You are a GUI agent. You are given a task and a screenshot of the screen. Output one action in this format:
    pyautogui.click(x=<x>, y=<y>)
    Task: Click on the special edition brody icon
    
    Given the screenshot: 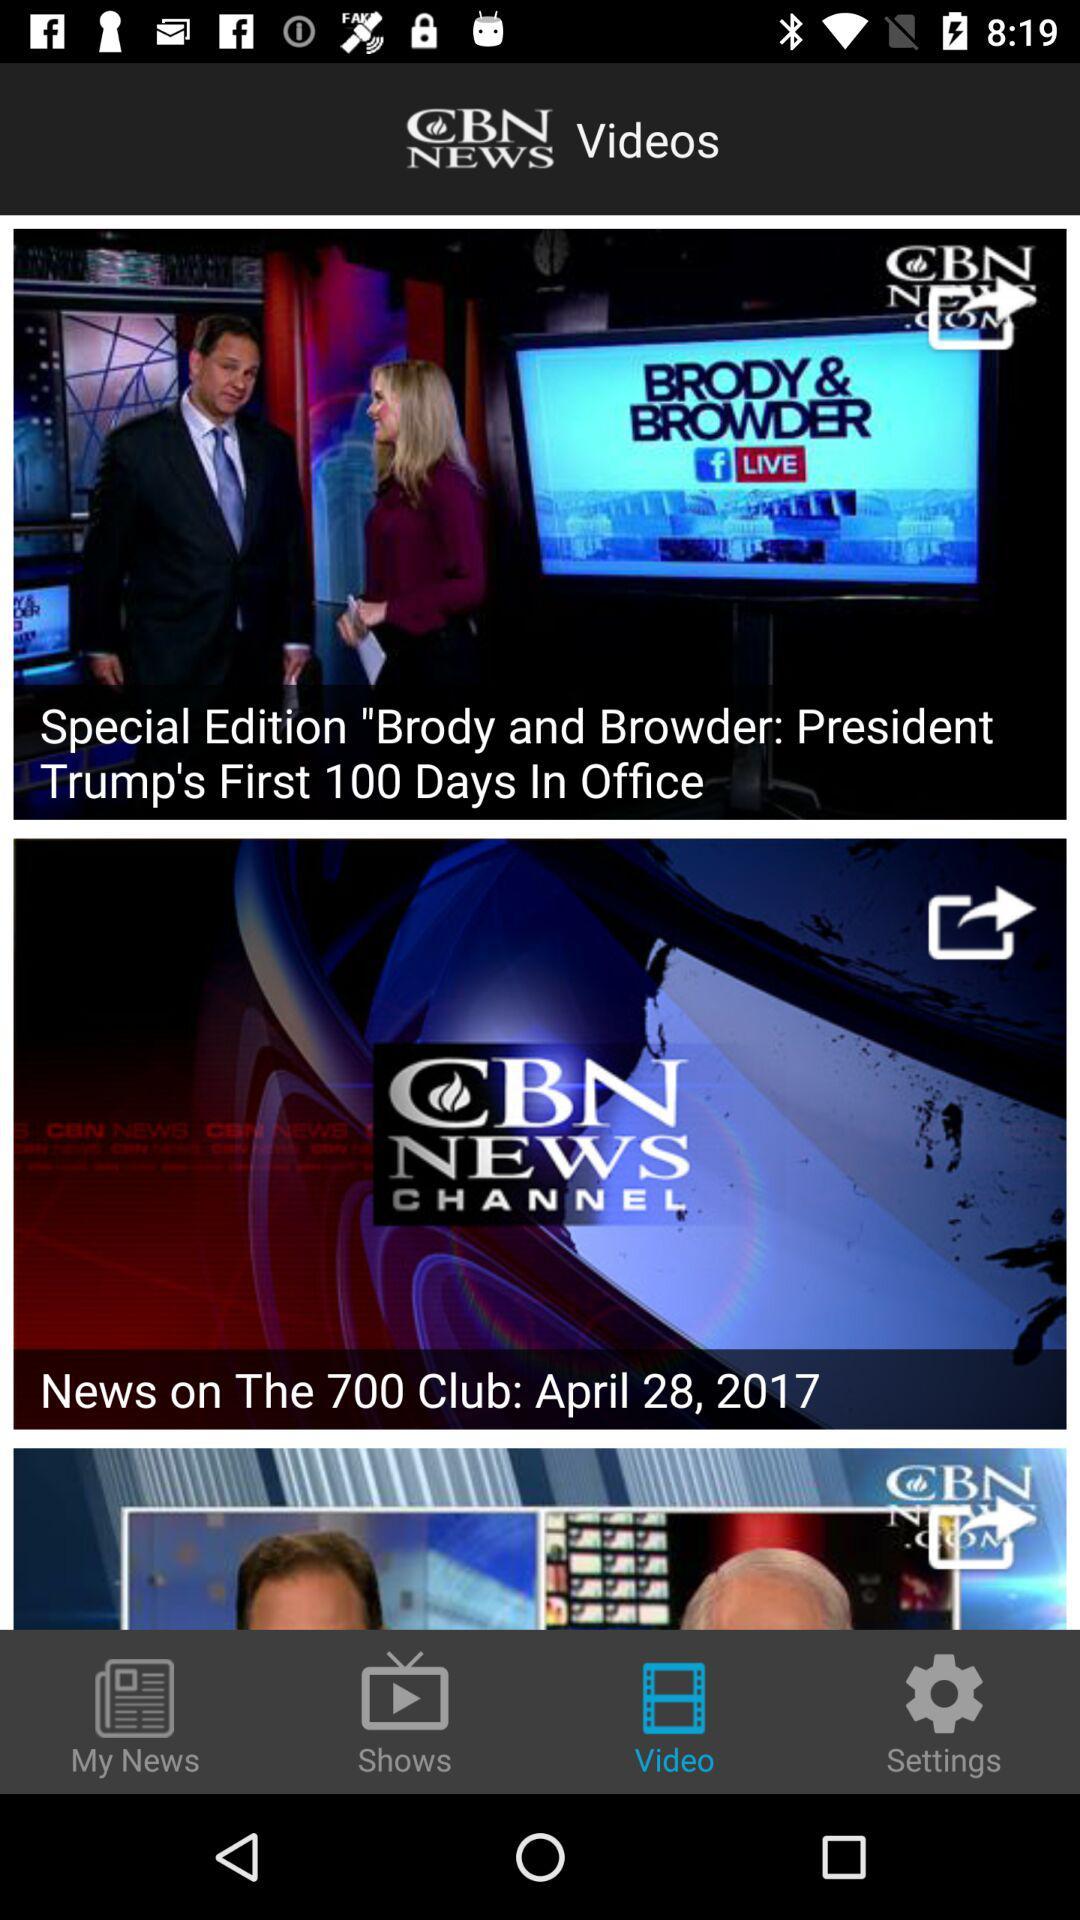 What is the action you would take?
    pyautogui.click(x=540, y=751)
    